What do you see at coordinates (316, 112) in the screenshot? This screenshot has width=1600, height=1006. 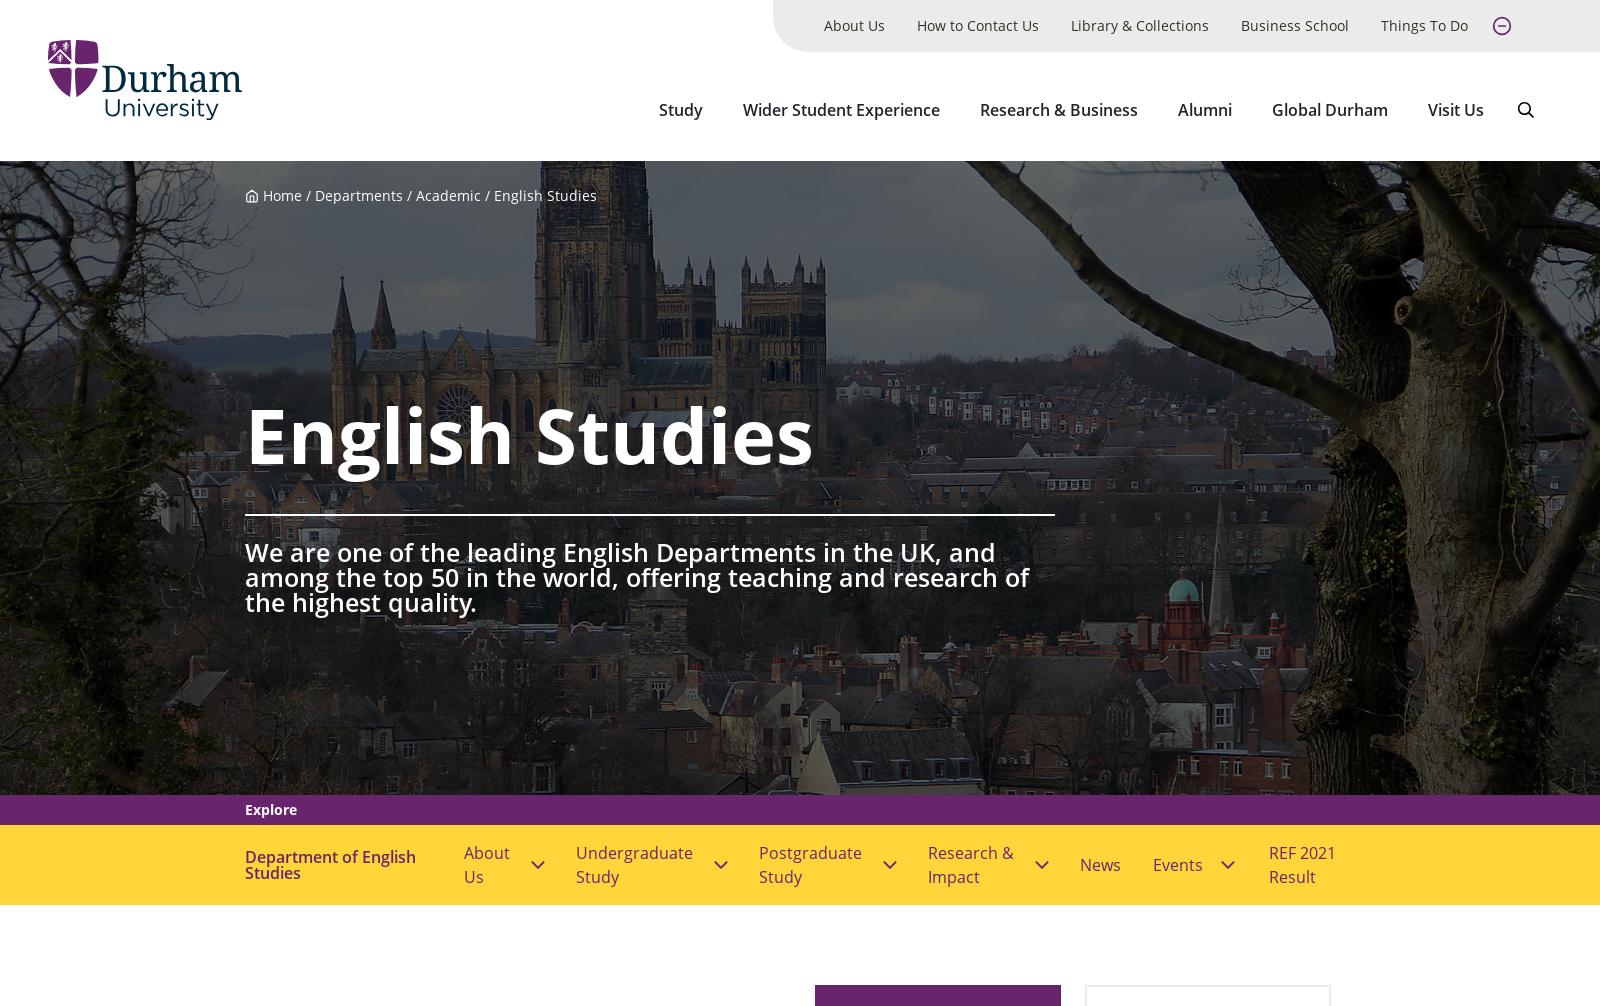 I see `'1:00 PM to 2:00 PM'` at bounding box center [316, 112].